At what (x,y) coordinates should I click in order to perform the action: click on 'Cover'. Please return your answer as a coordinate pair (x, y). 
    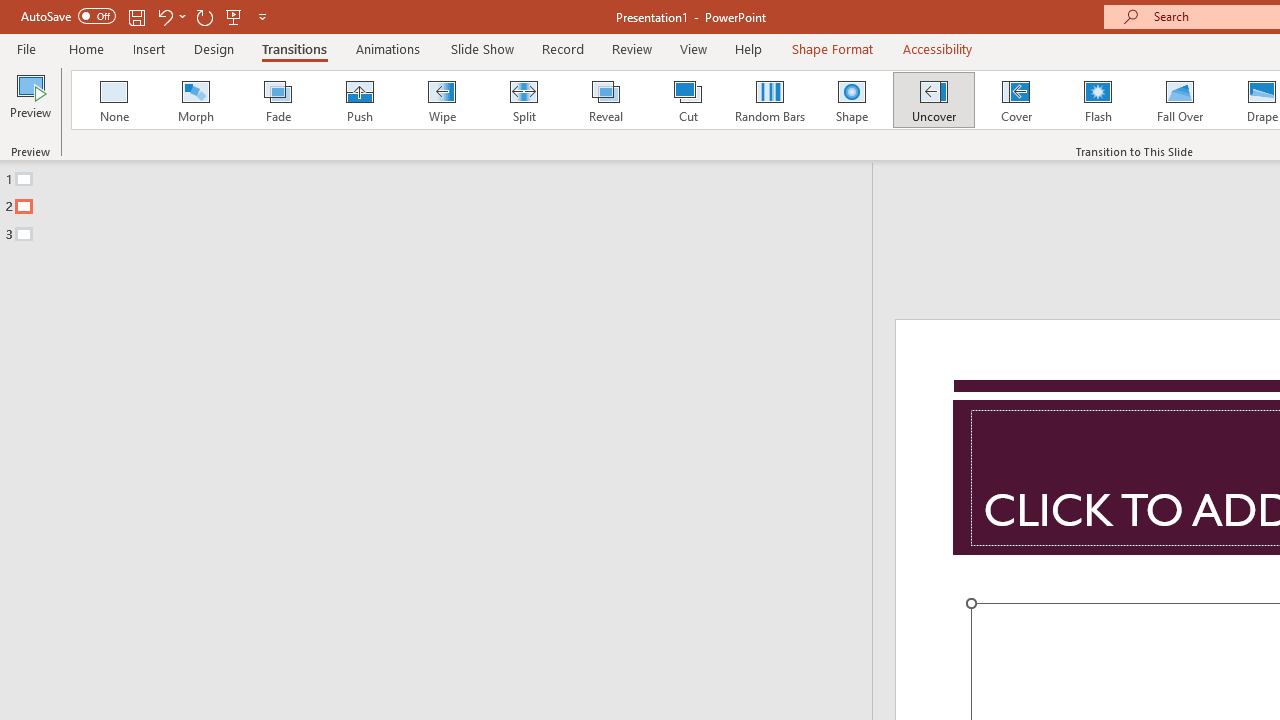
    Looking at the image, I should click on (1016, 100).